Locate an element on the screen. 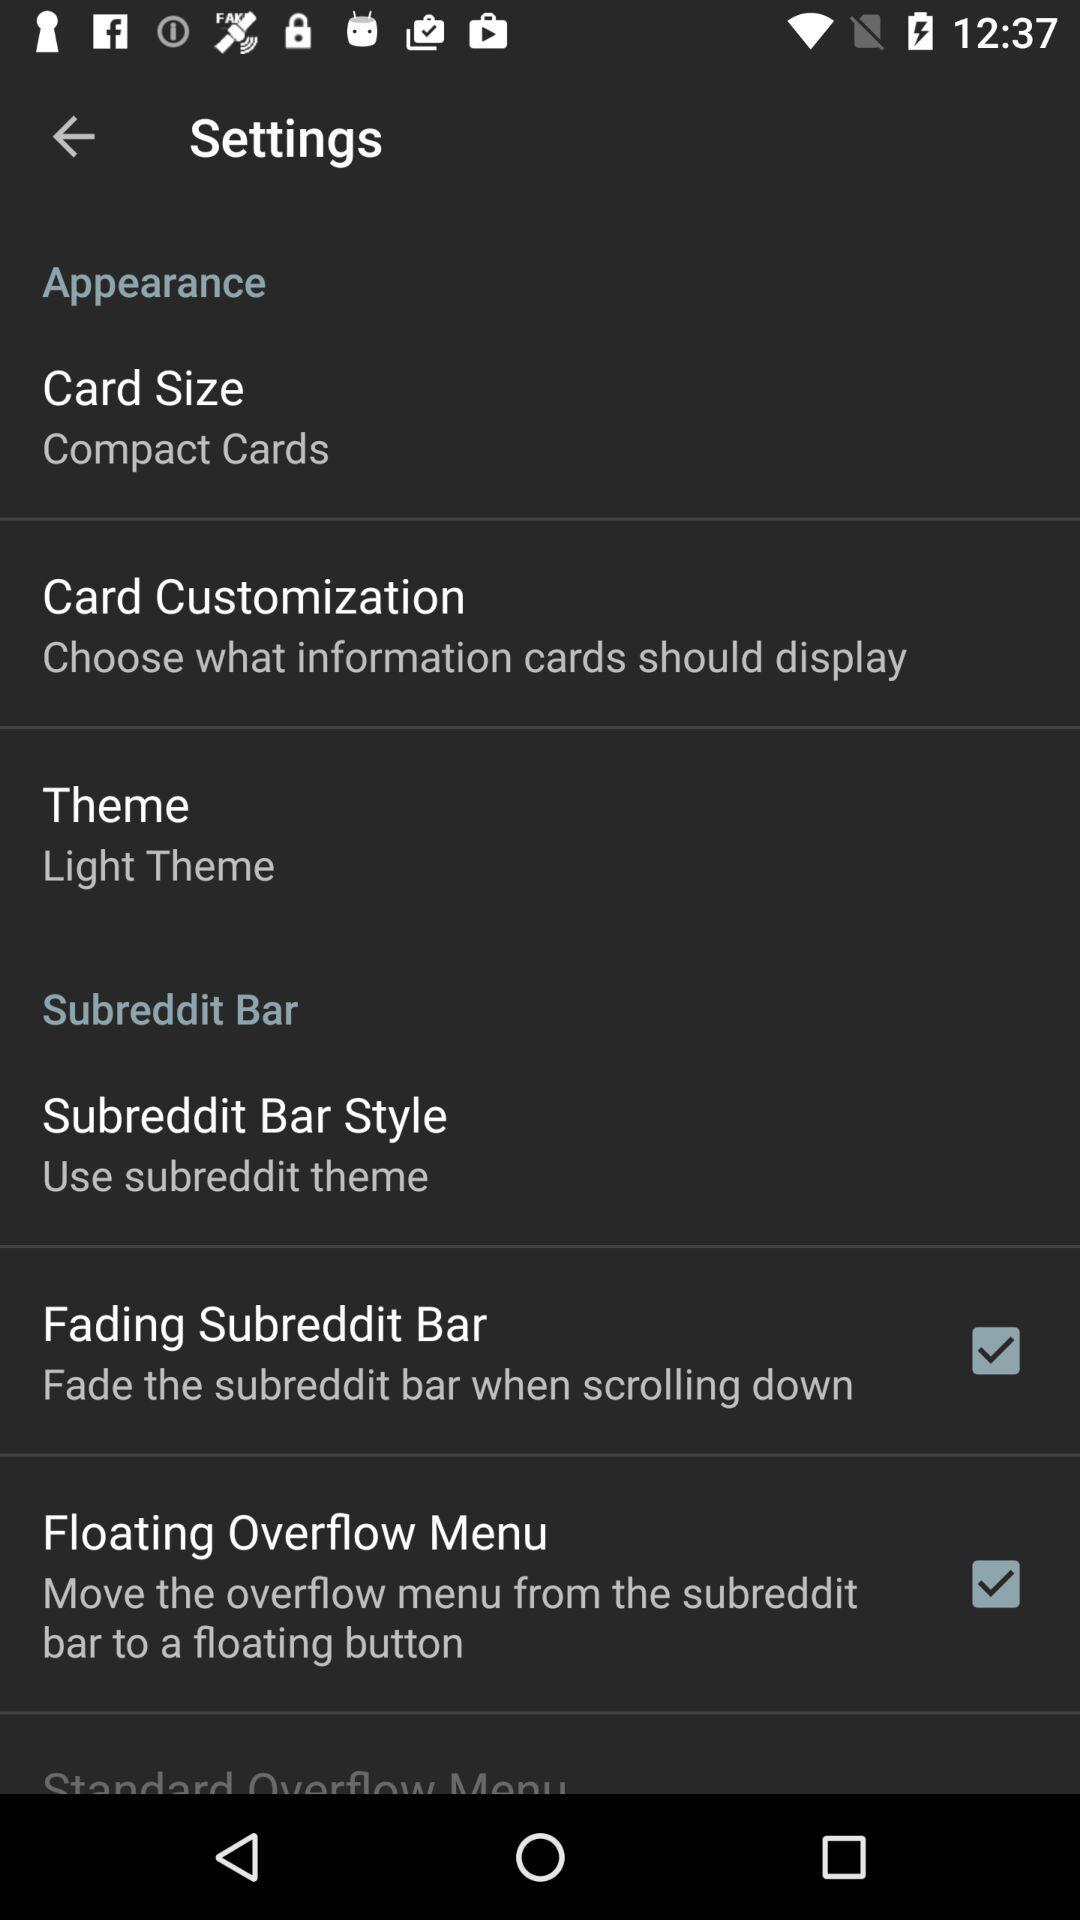 The height and width of the screenshot is (1920, 1080). icon below appearance item is located at coordinates (142, 386).